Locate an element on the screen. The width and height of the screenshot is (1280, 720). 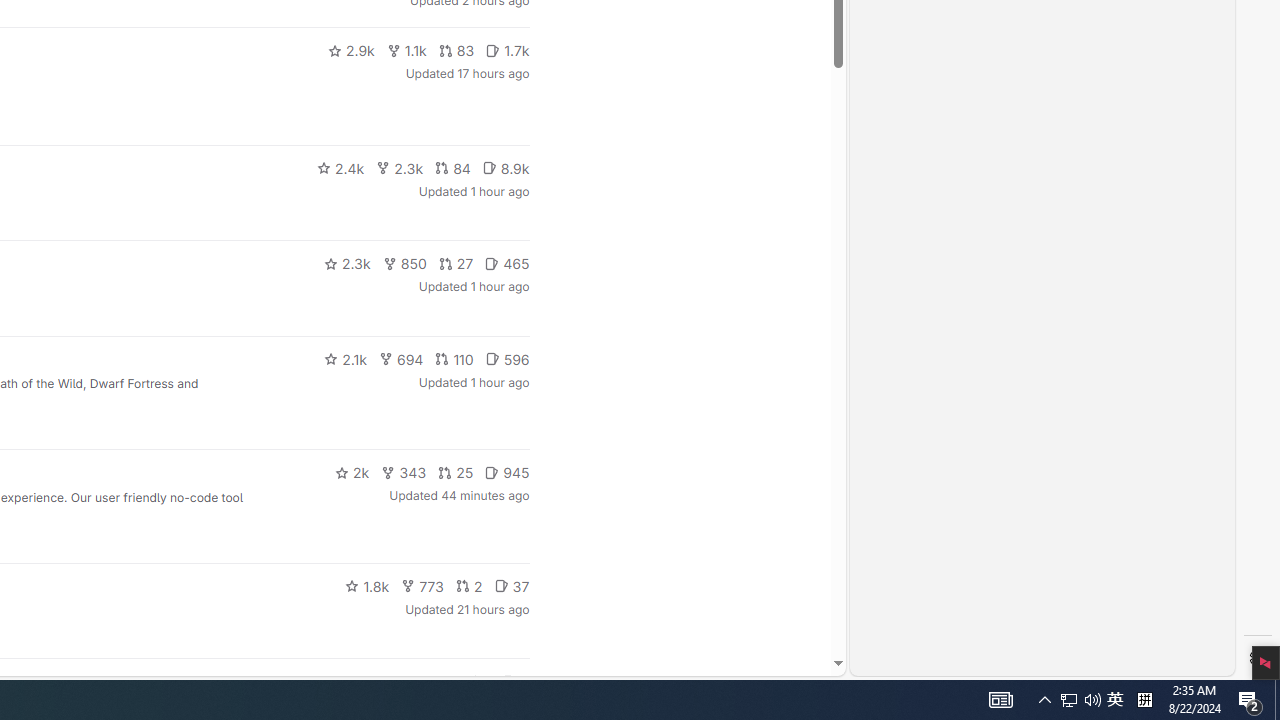
'2.3k' is located at coordinates (346, 262).